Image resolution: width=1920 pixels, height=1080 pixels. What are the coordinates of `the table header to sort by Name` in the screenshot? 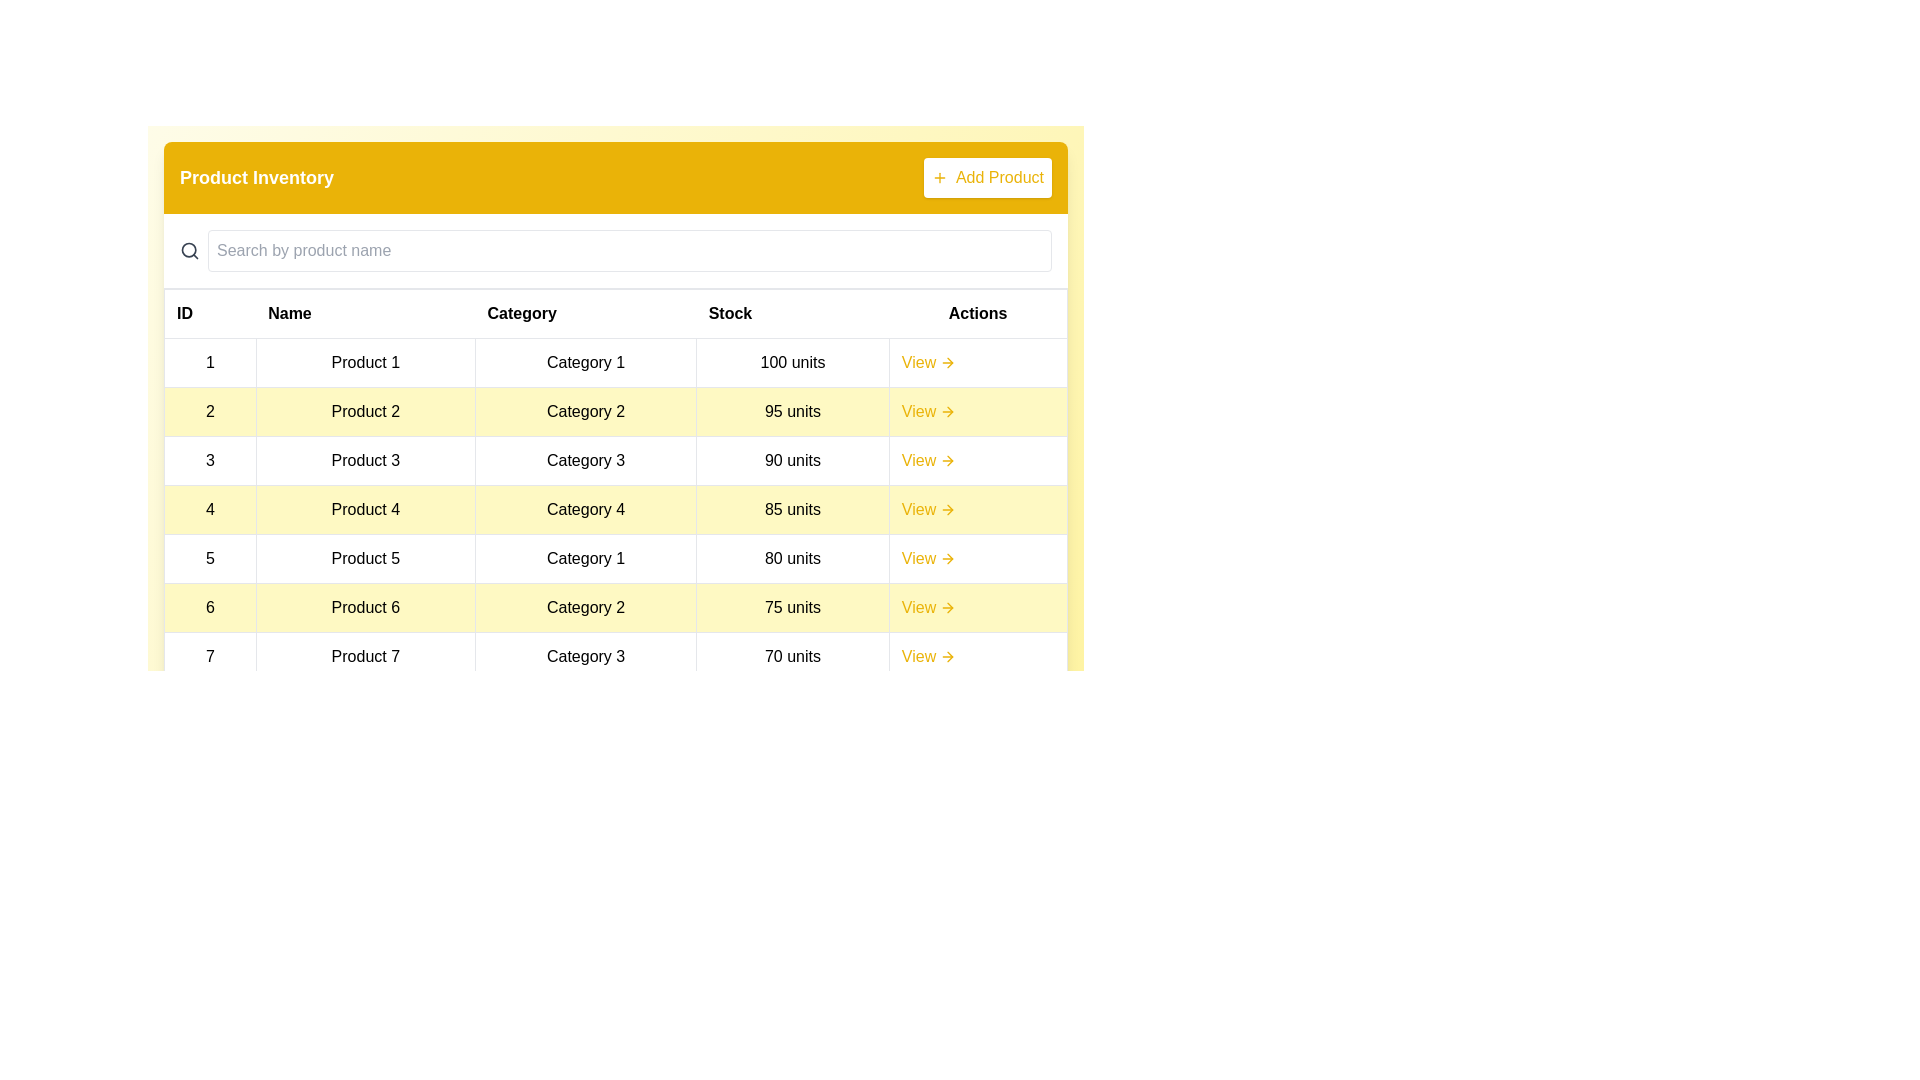 It's located at (364, 313).